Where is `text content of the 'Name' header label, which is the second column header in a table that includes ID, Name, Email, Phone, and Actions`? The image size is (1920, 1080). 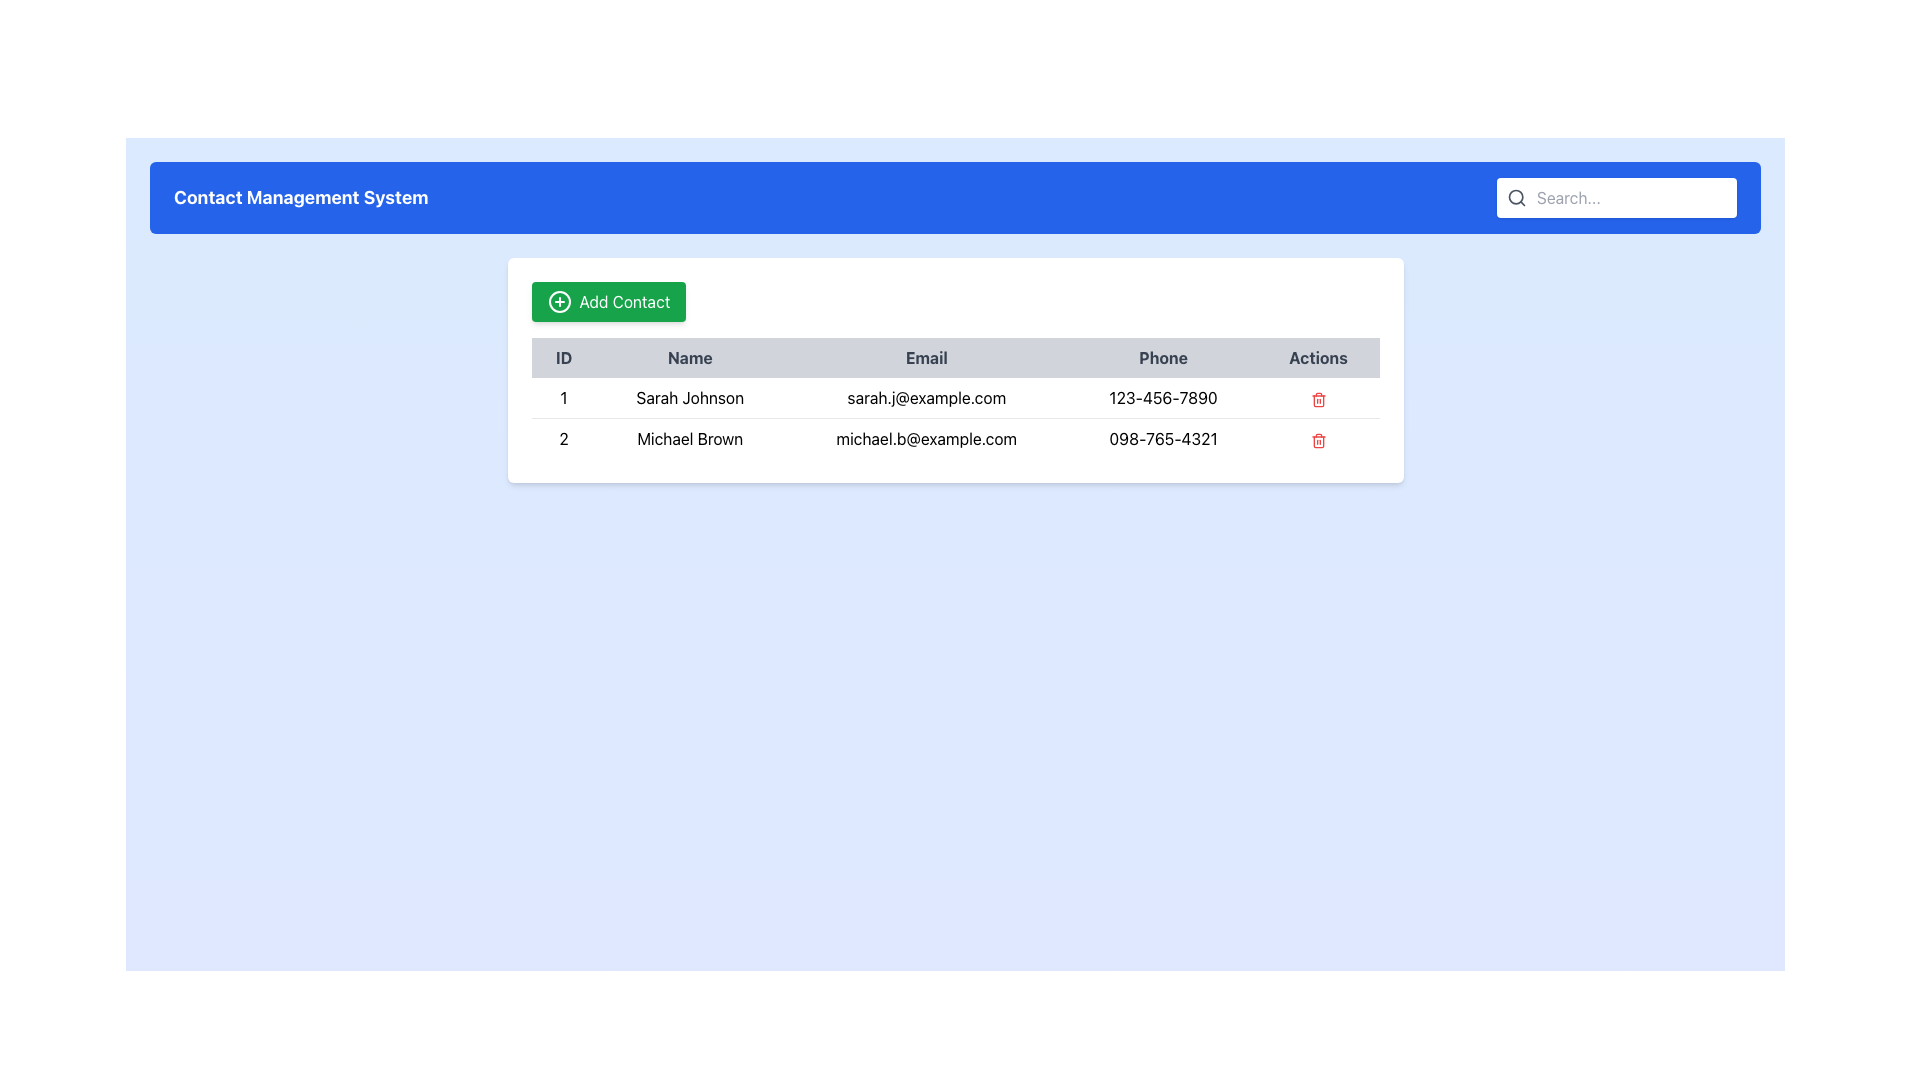
text content of the 'Name' header label, which is the second column header in a table that includes ID, Name, Email, Phone, and Actions is located at coordinates (690, 357).